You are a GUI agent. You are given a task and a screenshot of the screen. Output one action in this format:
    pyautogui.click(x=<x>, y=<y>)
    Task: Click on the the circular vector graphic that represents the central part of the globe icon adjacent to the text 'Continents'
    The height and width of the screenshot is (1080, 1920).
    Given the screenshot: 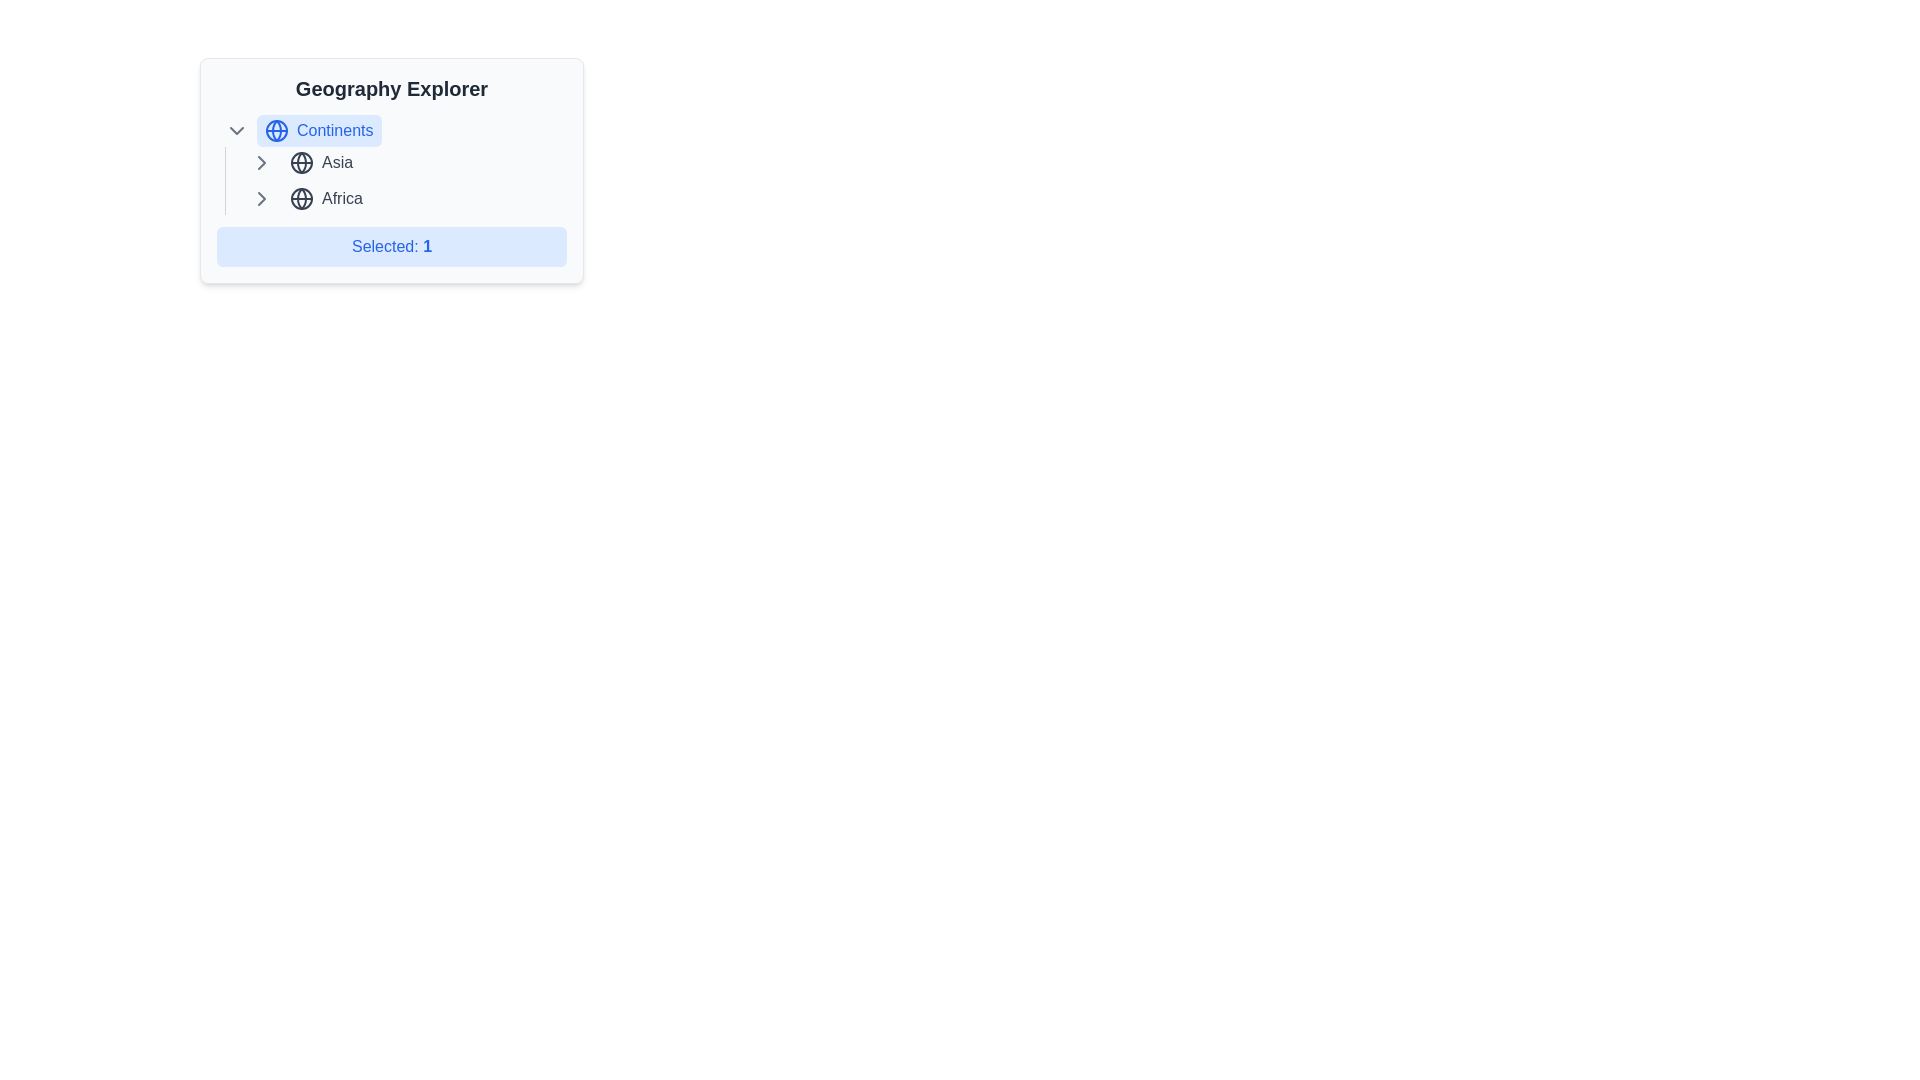 What is the action you would take?
    pyautogui.click(x=276, y=131)
    